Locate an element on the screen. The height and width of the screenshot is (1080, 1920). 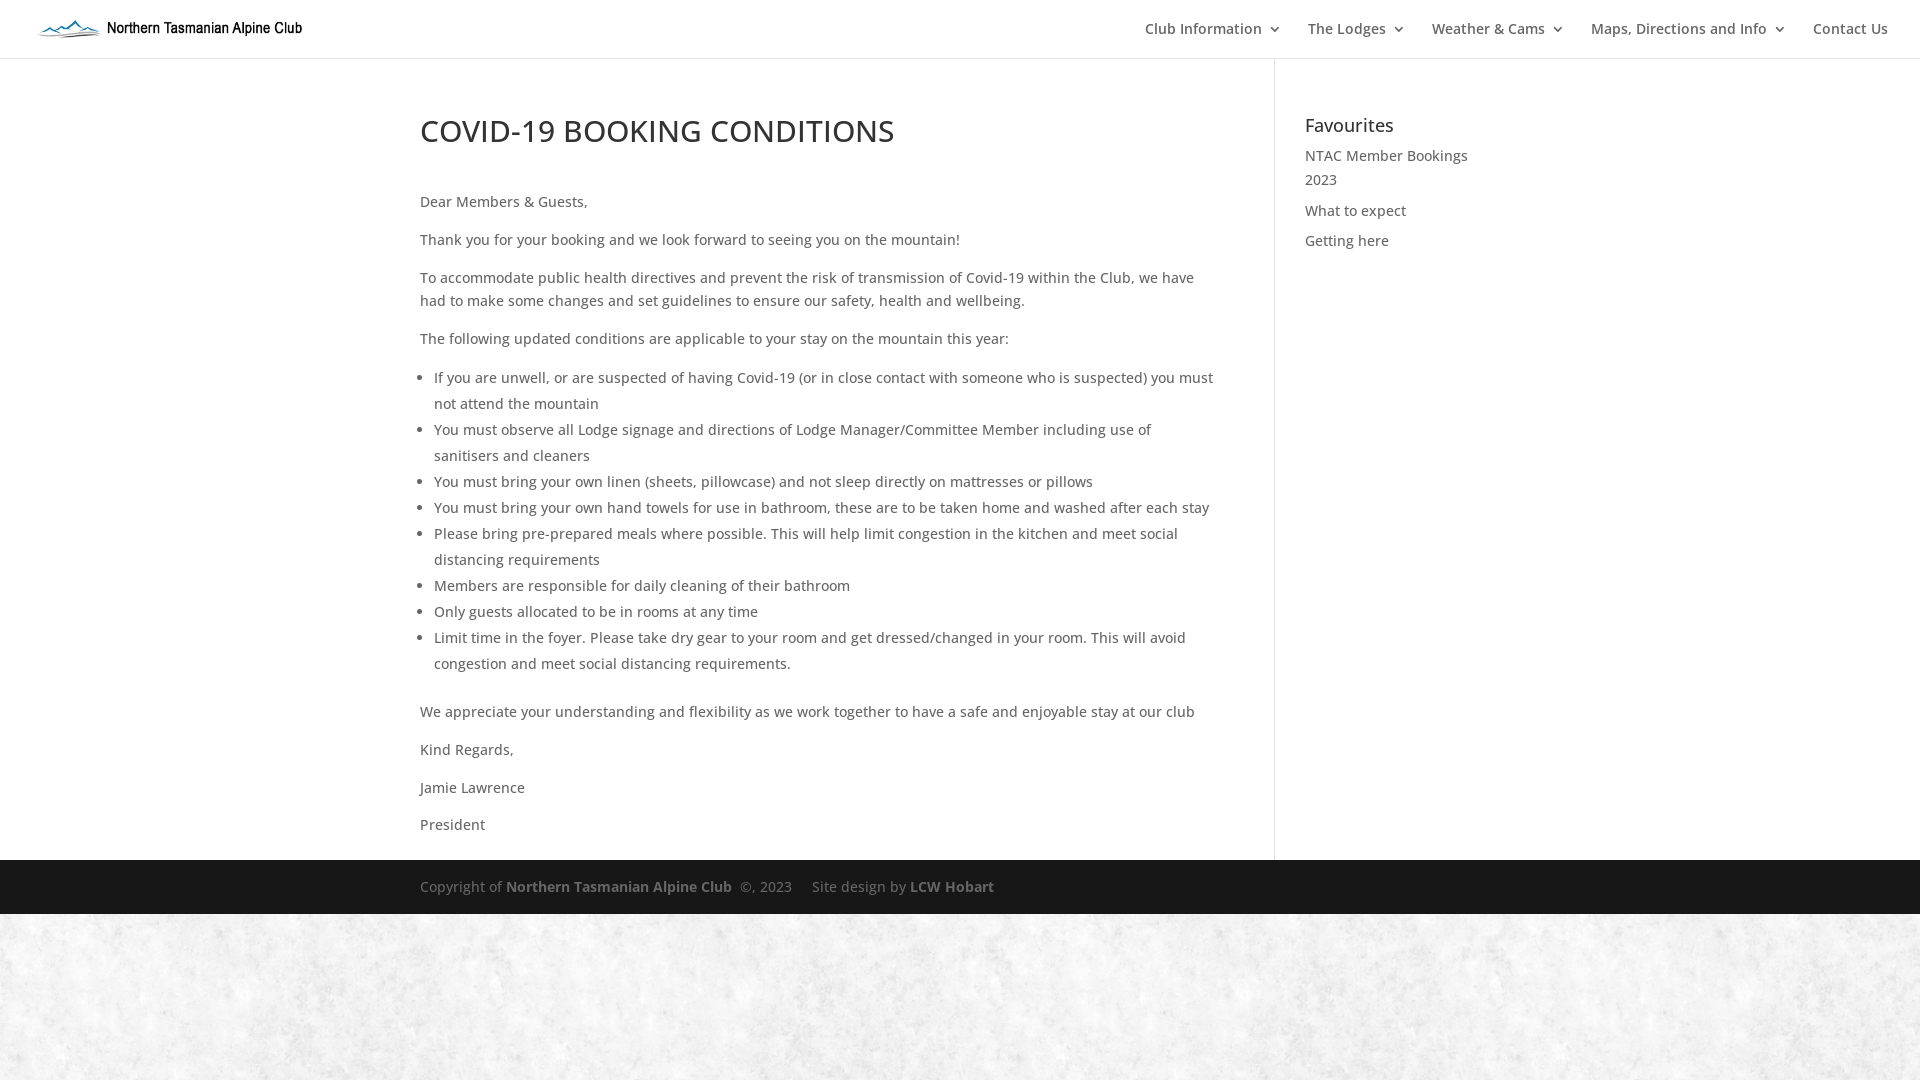
'LCW Hobart' is located at coordinates (950, 885).